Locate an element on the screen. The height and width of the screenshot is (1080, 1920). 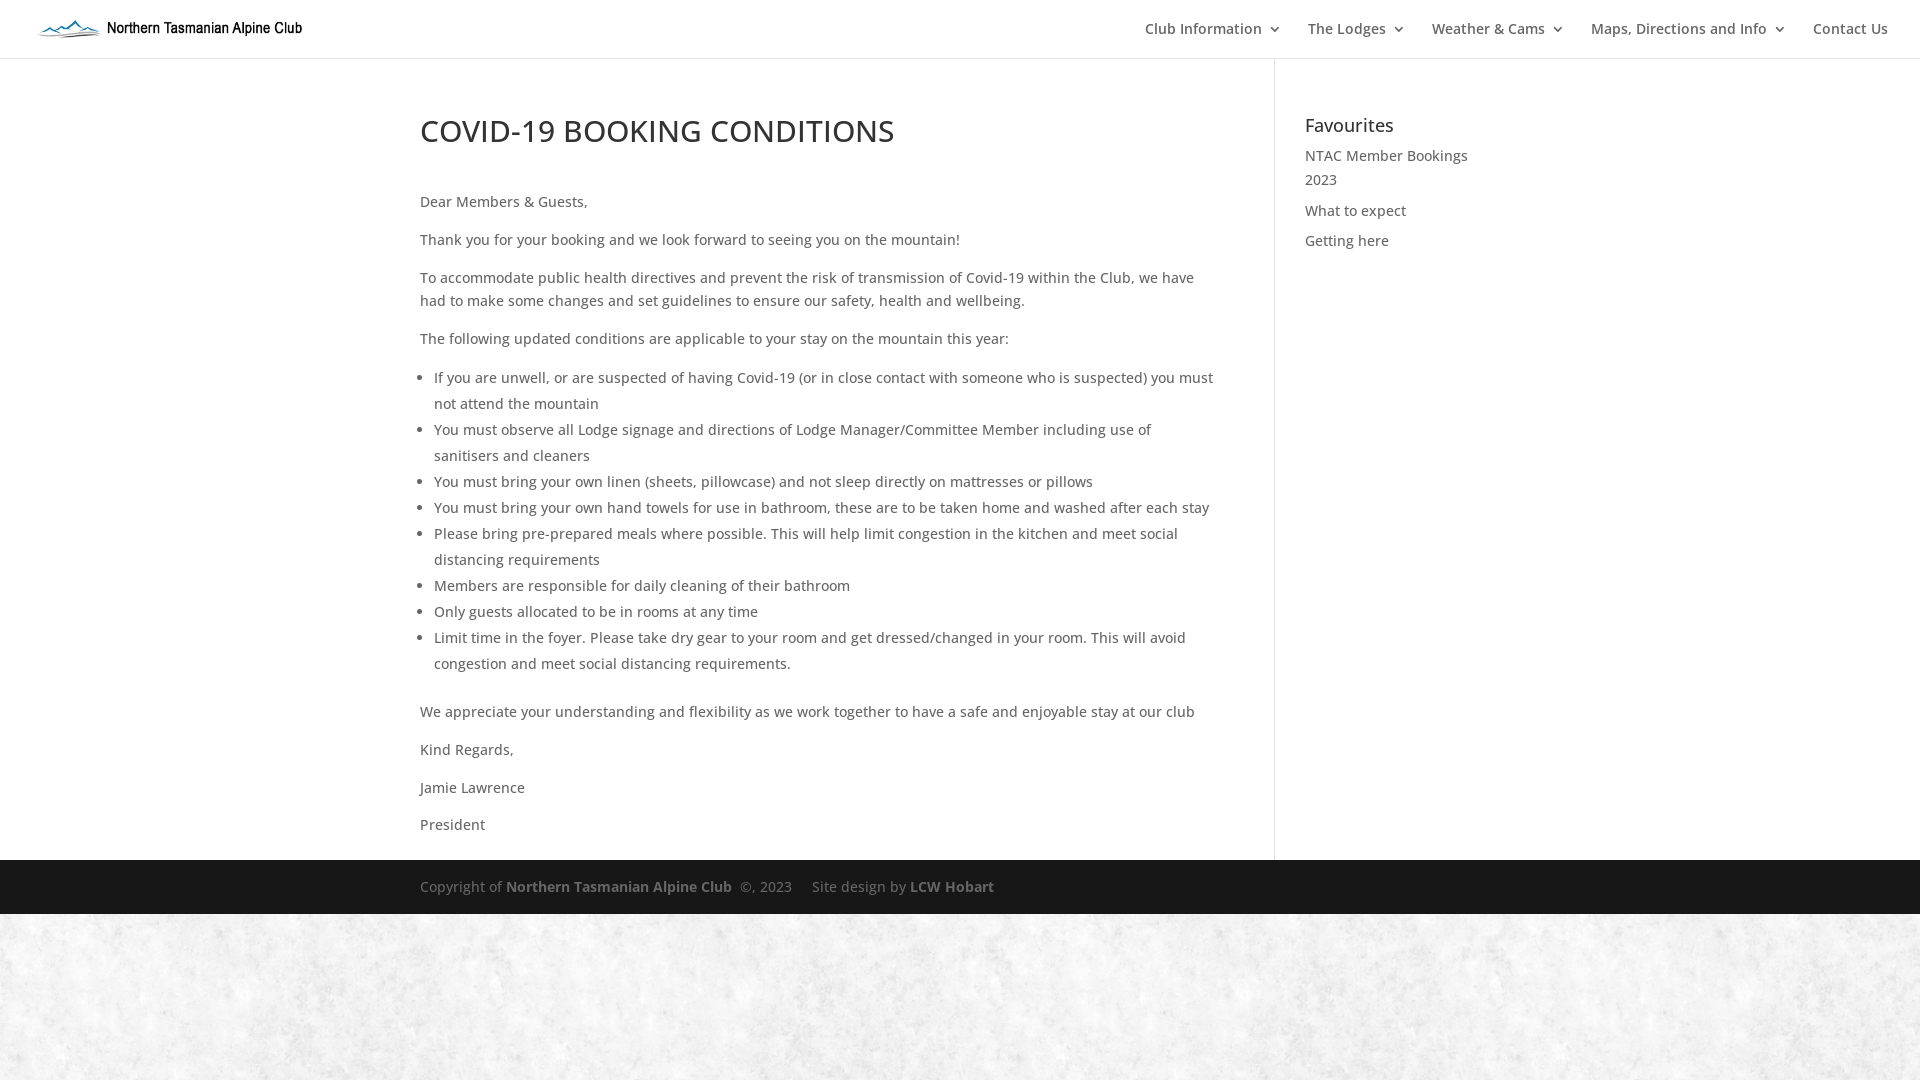
'LCW Hobart' is located at coordinates (950, 885).